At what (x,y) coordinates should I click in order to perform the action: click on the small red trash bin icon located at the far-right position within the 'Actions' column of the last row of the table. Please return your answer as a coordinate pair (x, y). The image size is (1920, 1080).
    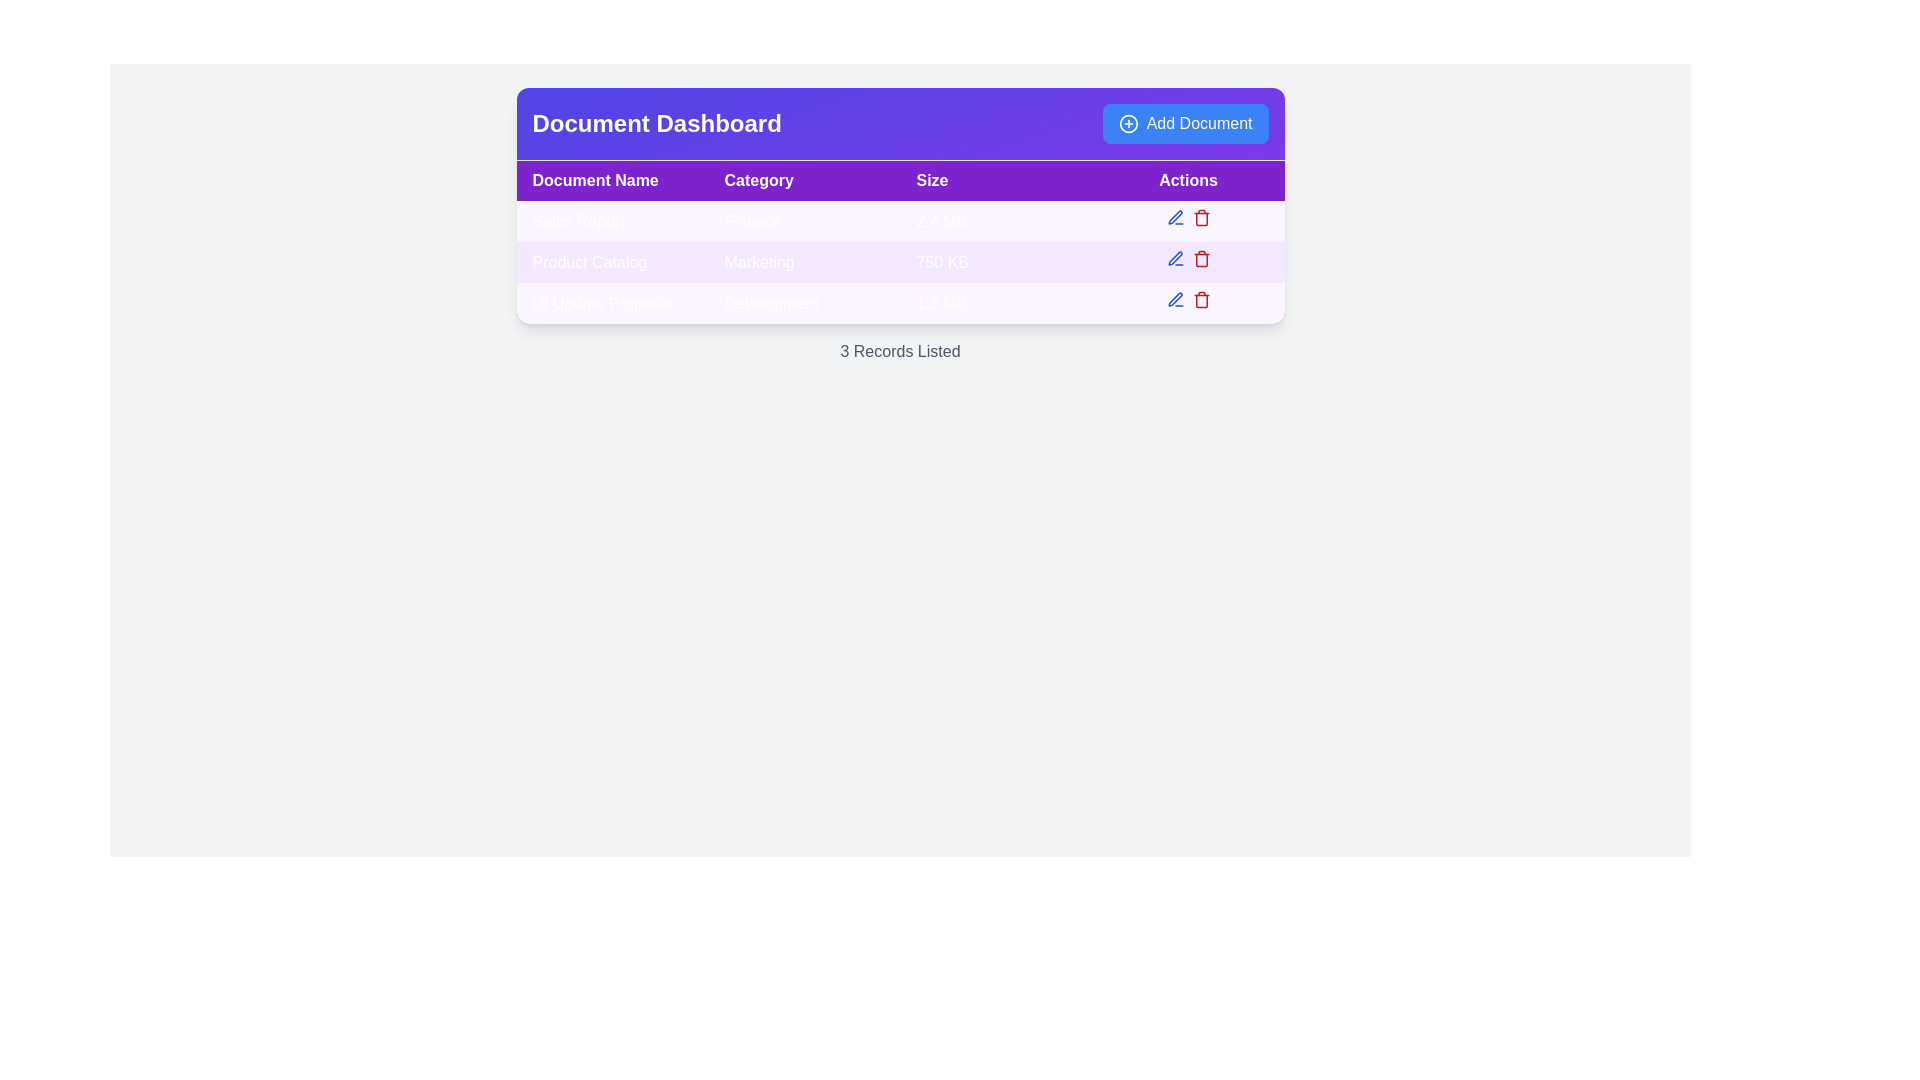
    Looking at the image, I should click on (1200, 300).